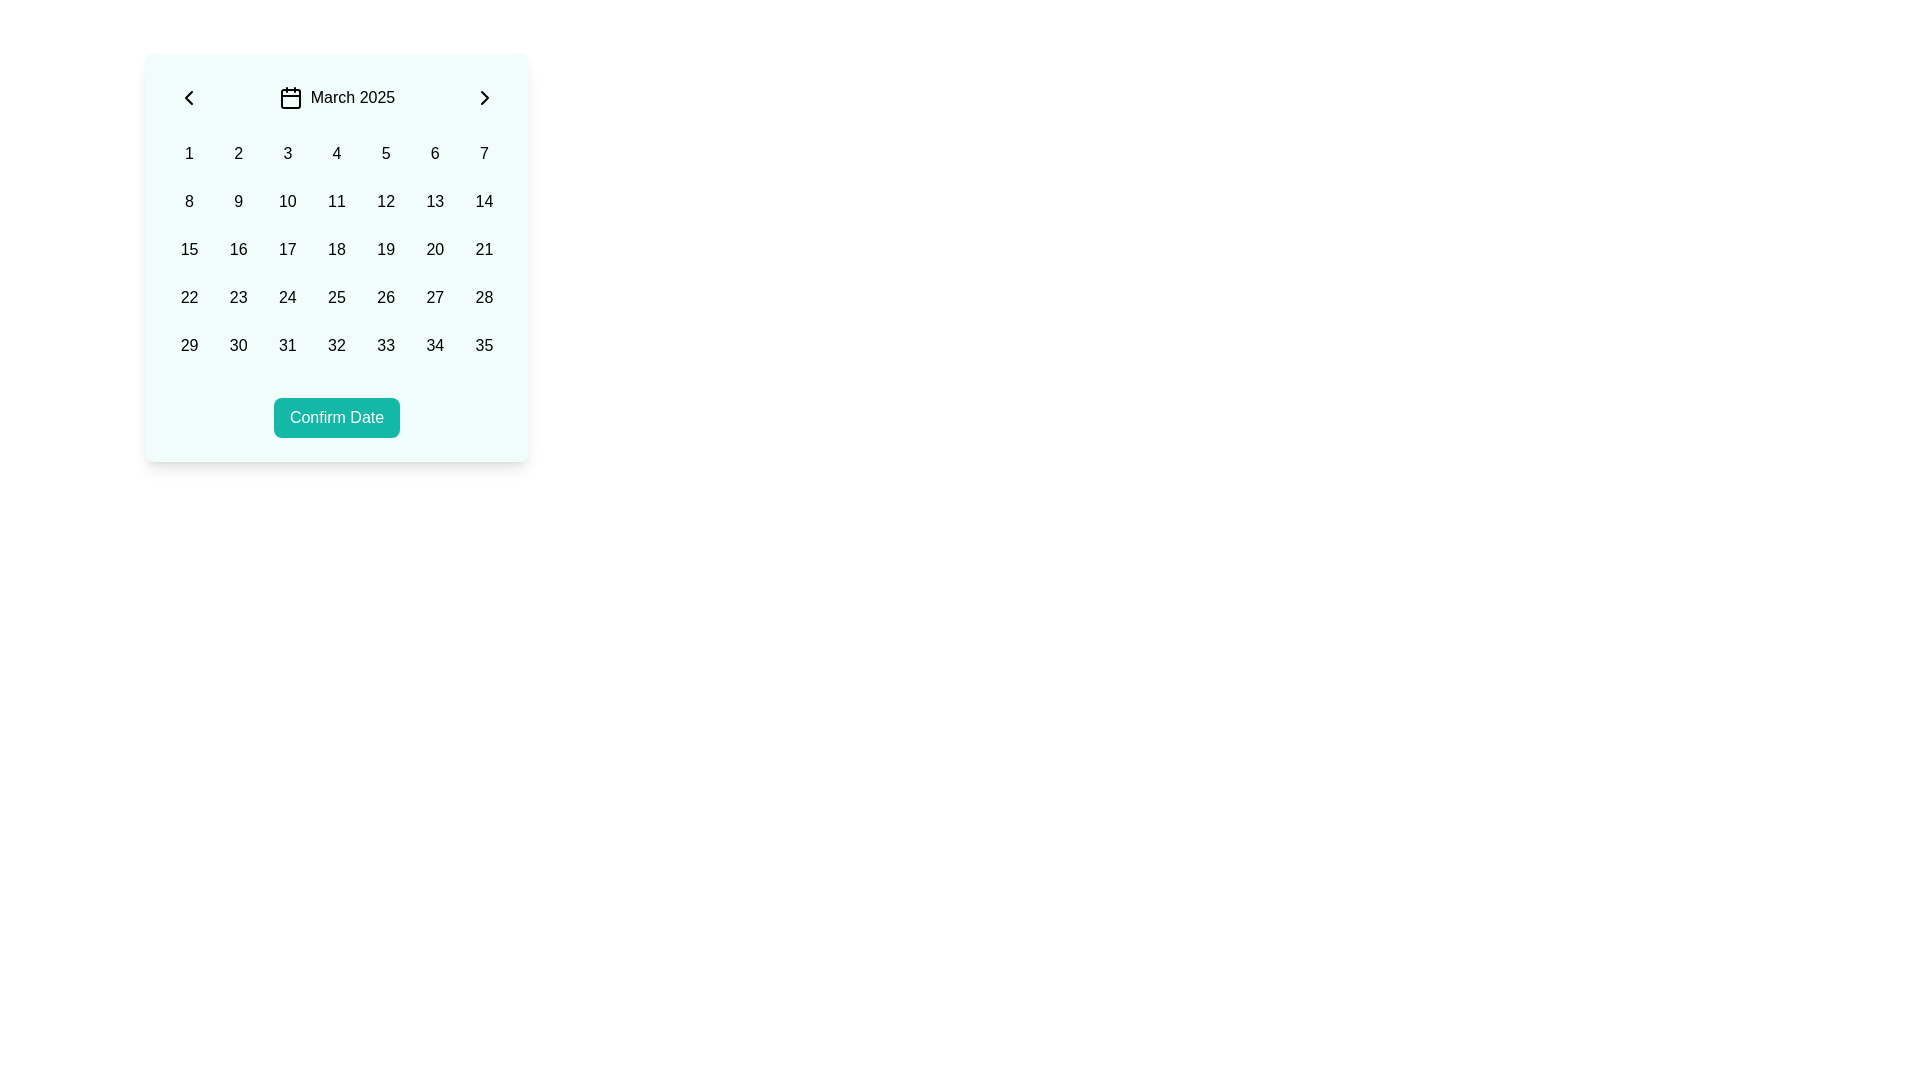  Describe the element at coordinates (484, 97) in the screenshot. I see `the chevron icon located in the top-right corner of the calendar header section` at that location.